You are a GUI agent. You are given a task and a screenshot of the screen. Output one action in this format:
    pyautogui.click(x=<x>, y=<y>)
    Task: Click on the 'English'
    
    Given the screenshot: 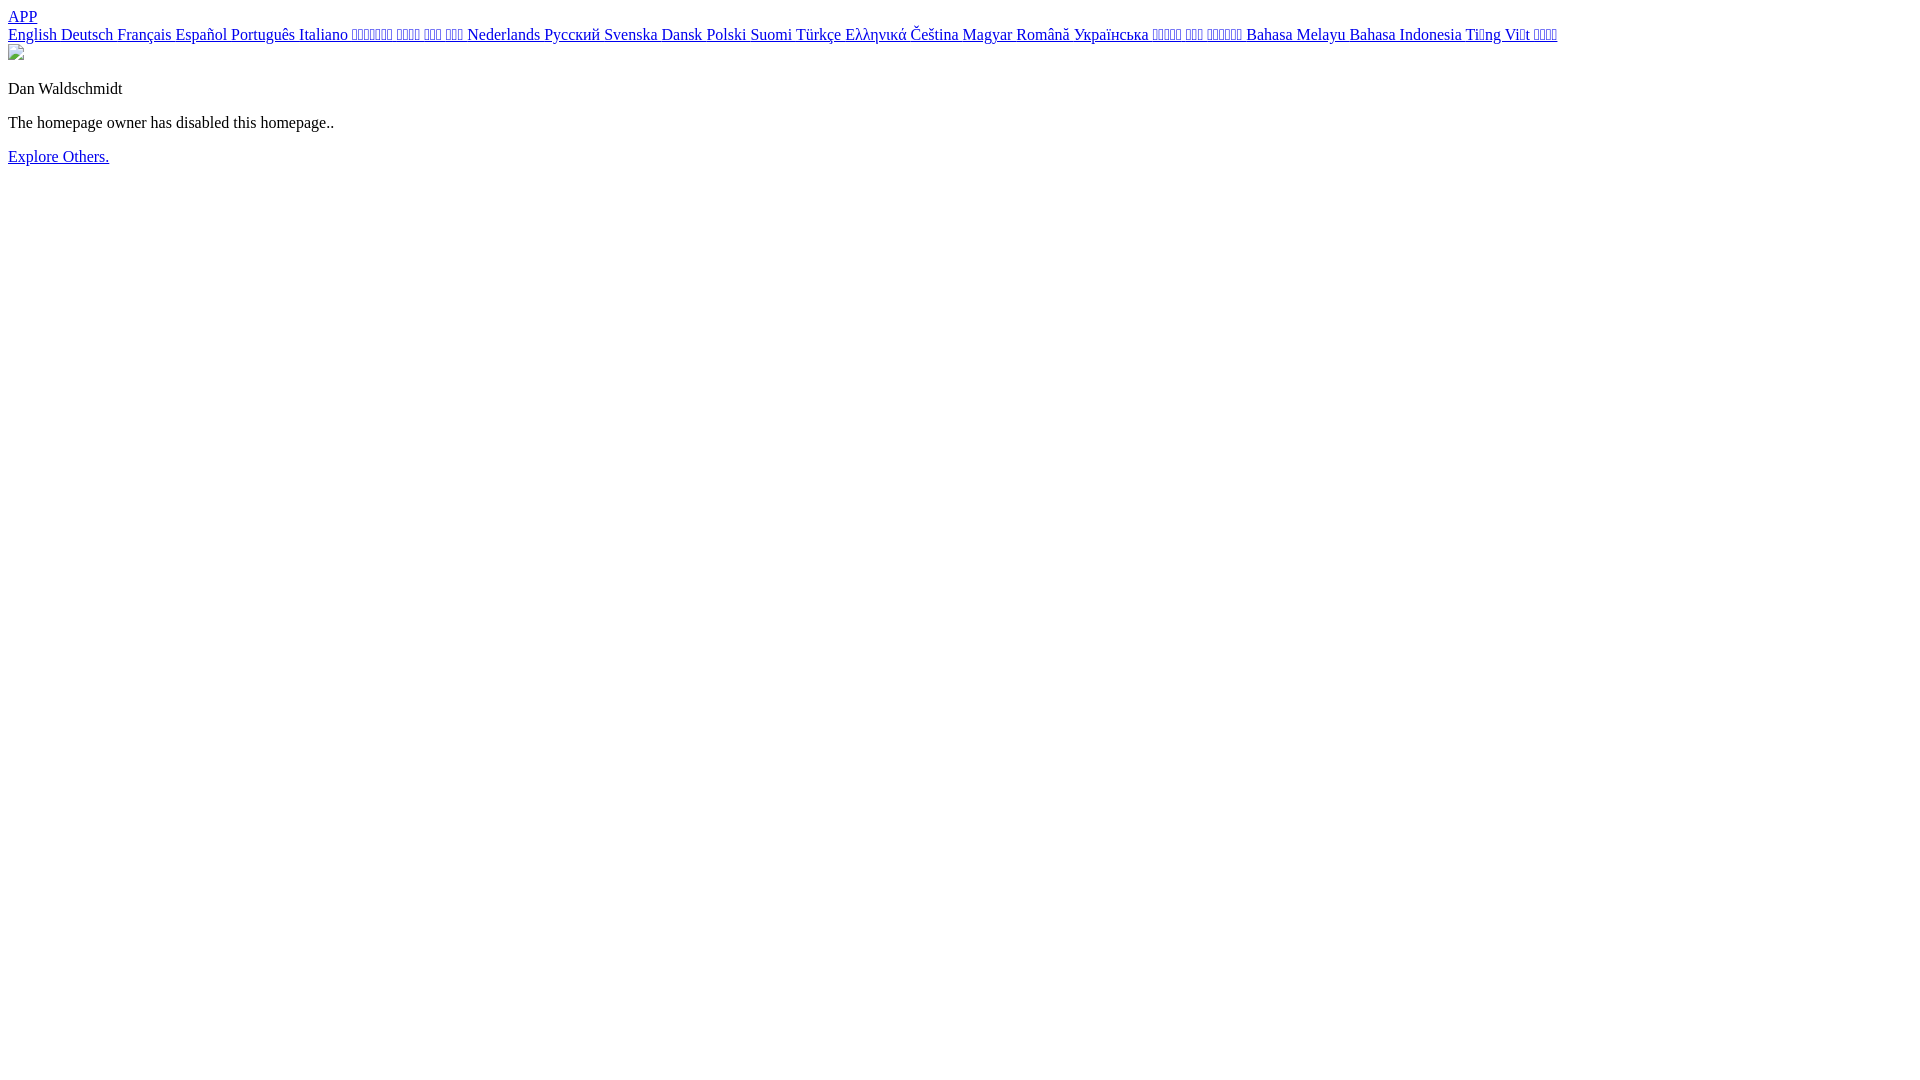 What is the action you would take?
    pyautogui.click(x=34, y=34)
    